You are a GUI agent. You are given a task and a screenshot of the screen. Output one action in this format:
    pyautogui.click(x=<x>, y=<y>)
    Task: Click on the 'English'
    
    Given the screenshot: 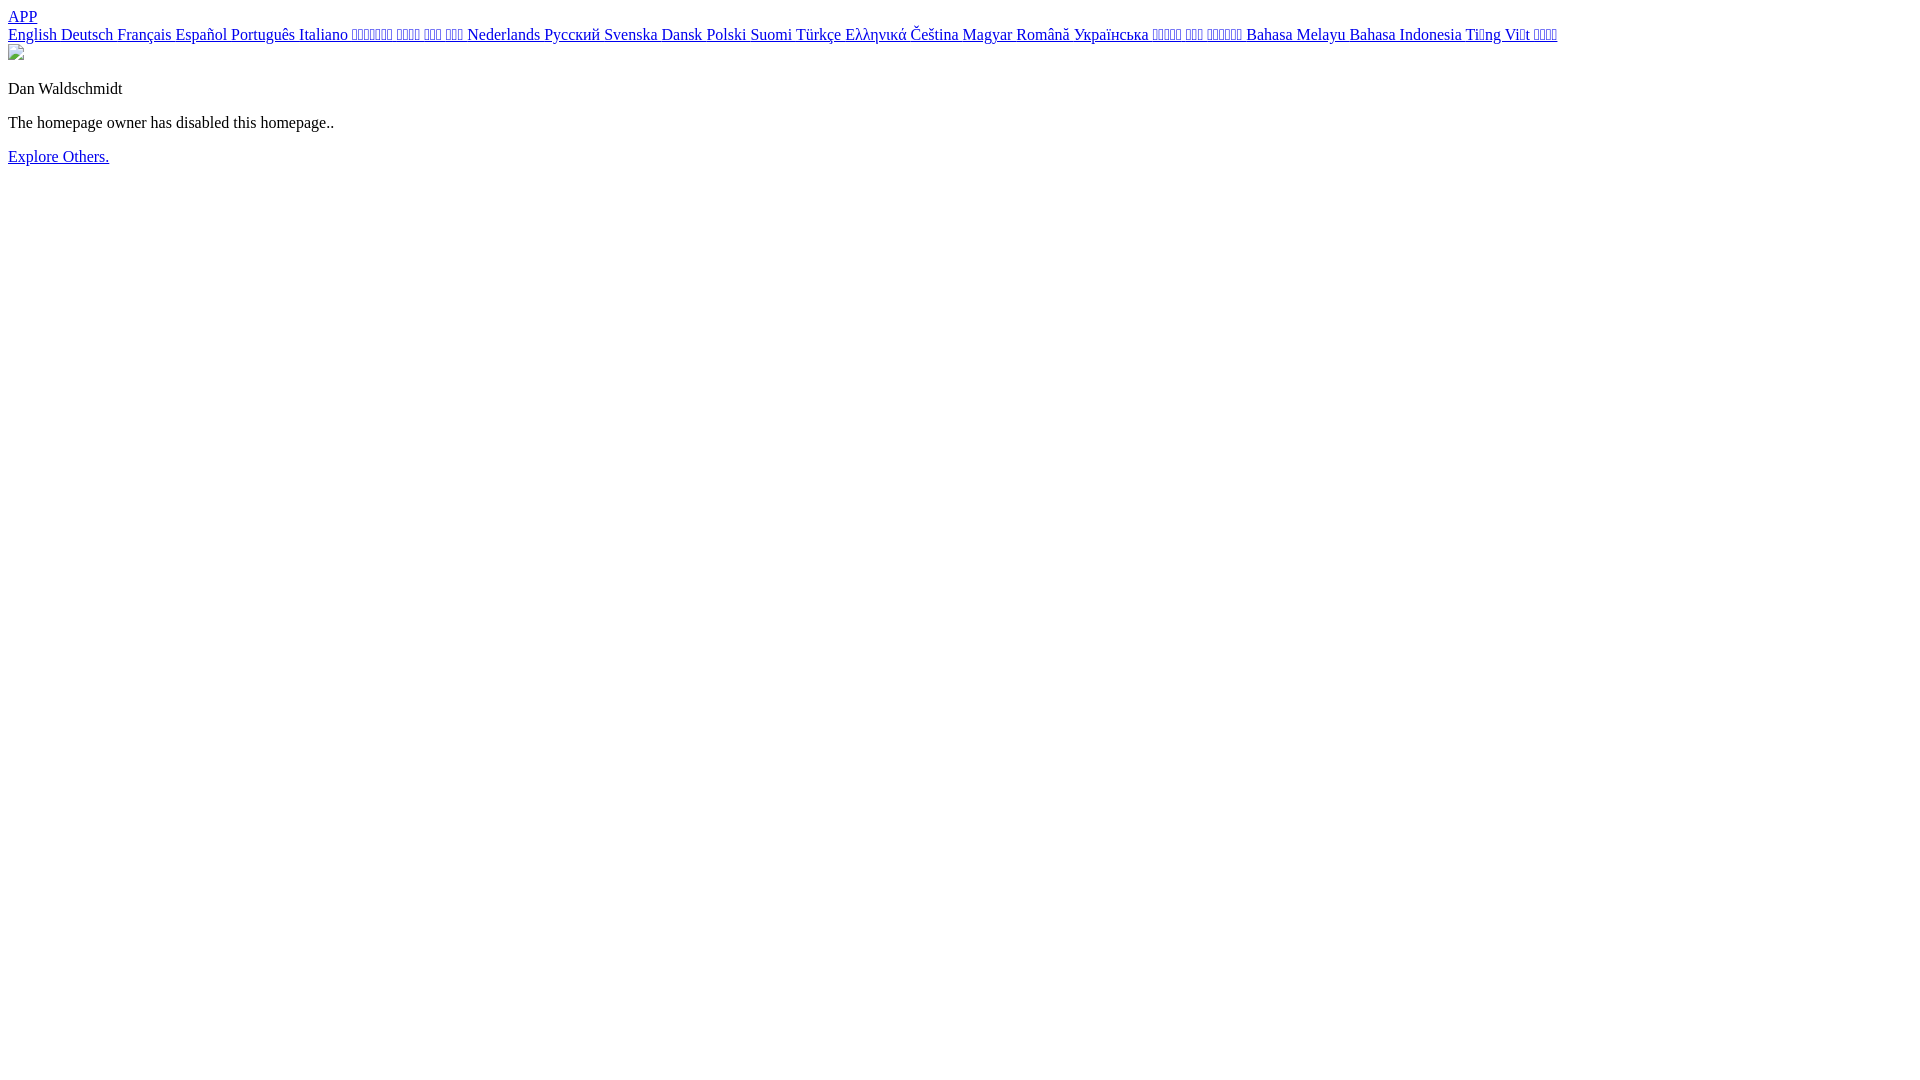 What is the action you would take?
    pyautogui.click(x=34, y=34)
    